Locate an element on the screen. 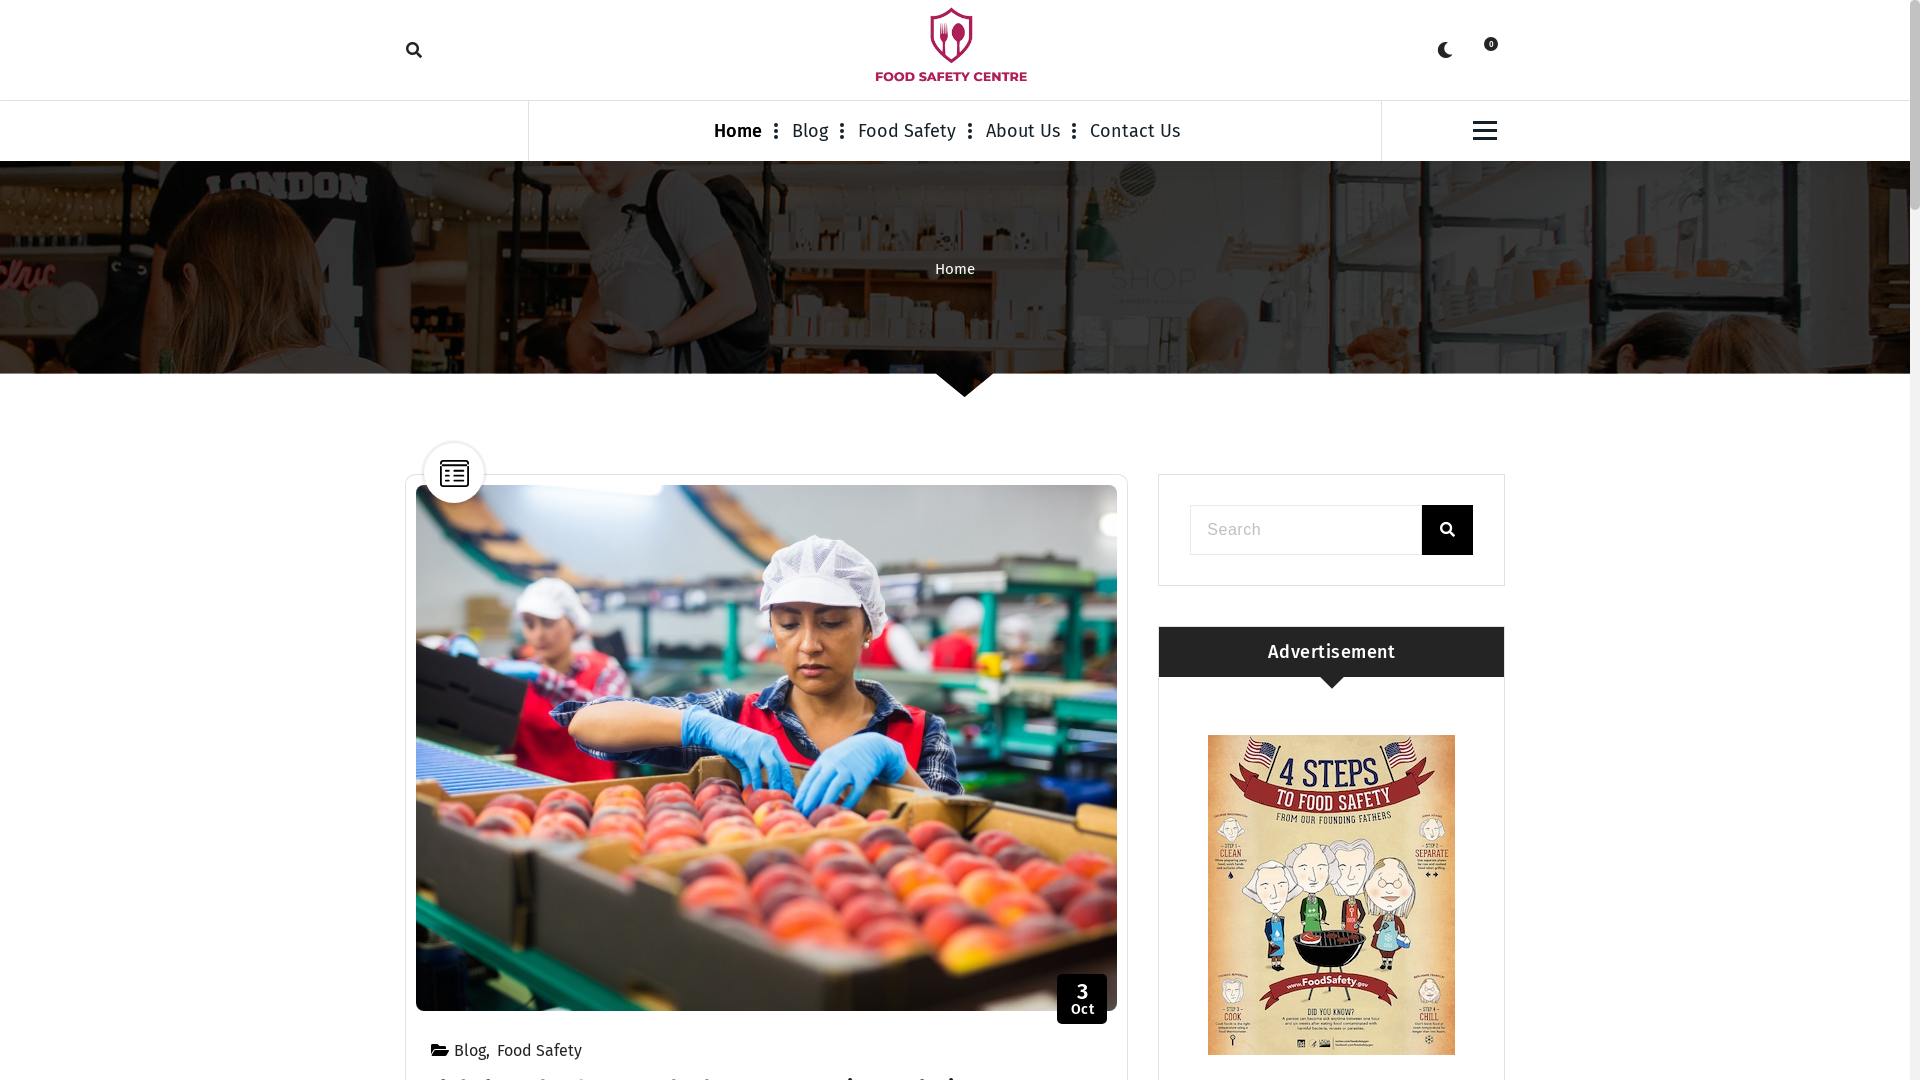 Image resolution: width=1920 pixels, height=1080 pixels. 'Blog' is located at coordinates (810, 131).